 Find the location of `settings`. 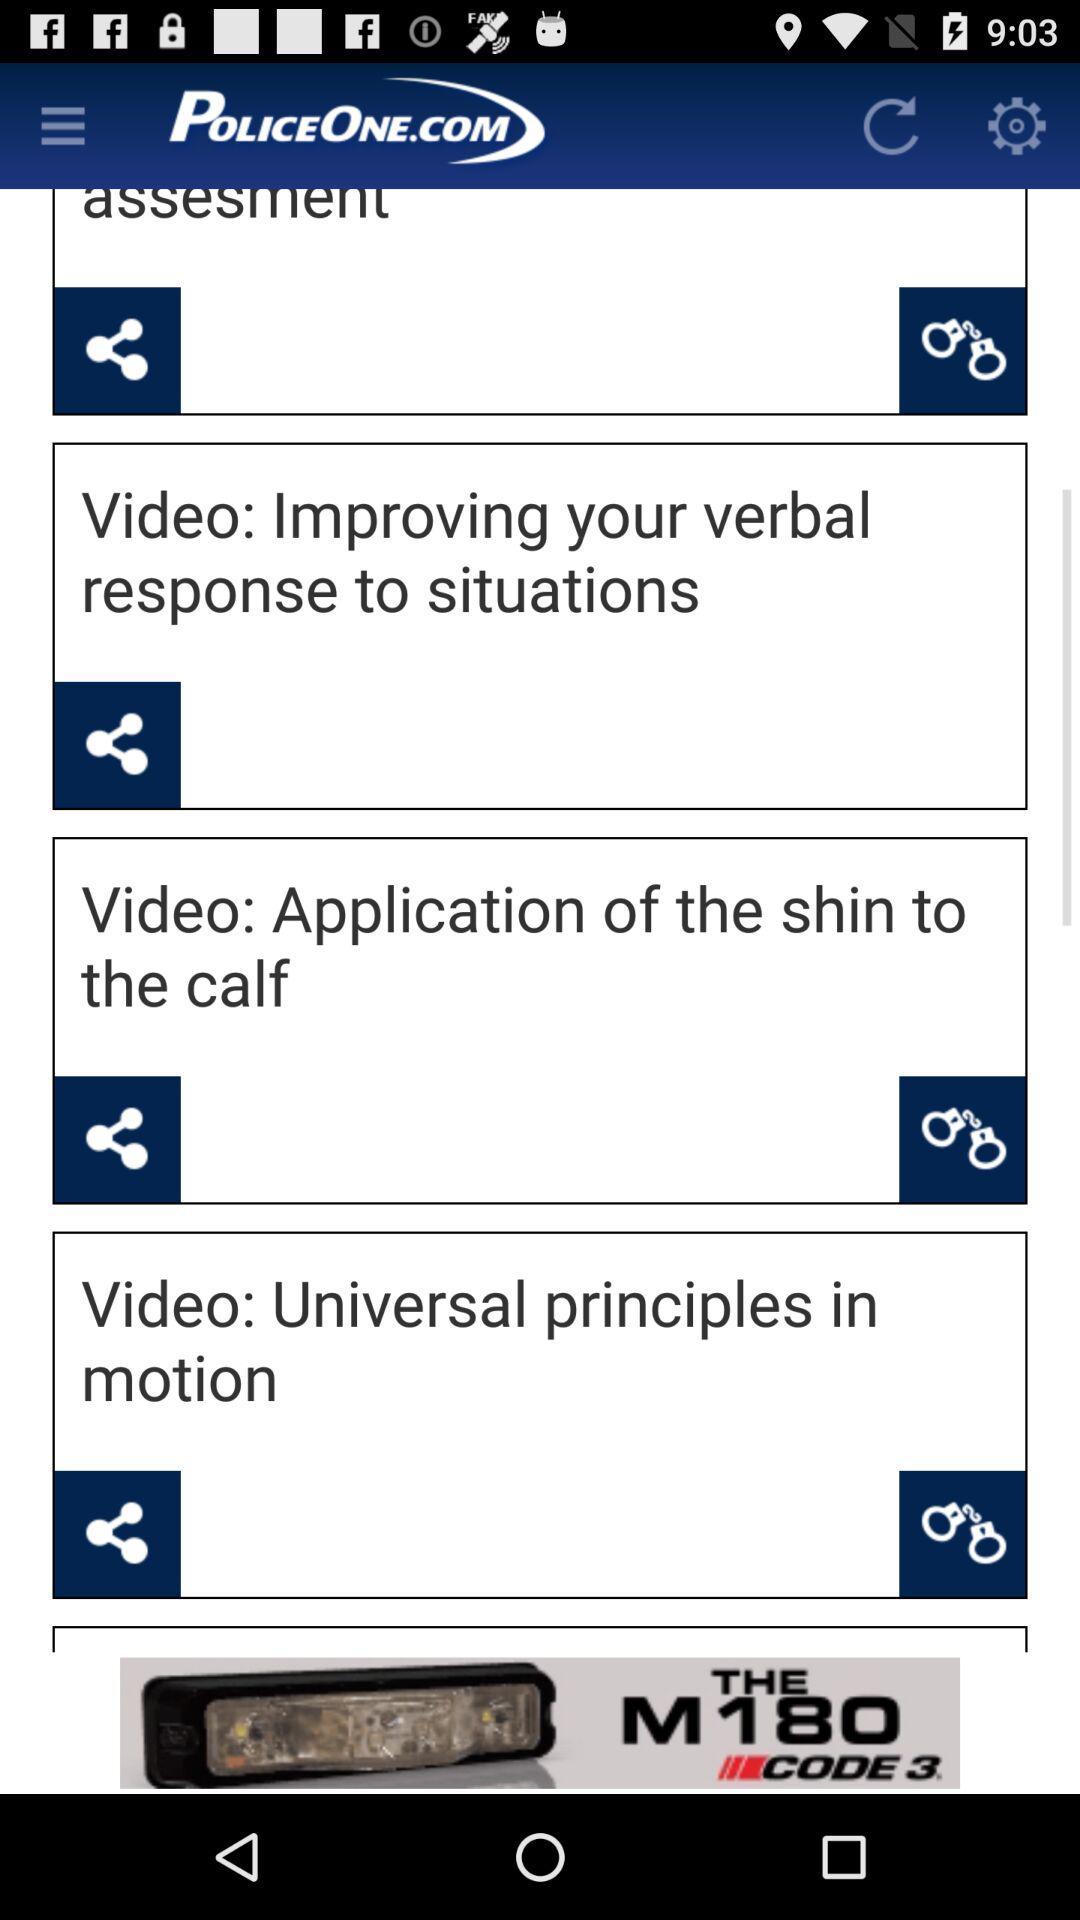

settings is located at coordinates (1017, 124).